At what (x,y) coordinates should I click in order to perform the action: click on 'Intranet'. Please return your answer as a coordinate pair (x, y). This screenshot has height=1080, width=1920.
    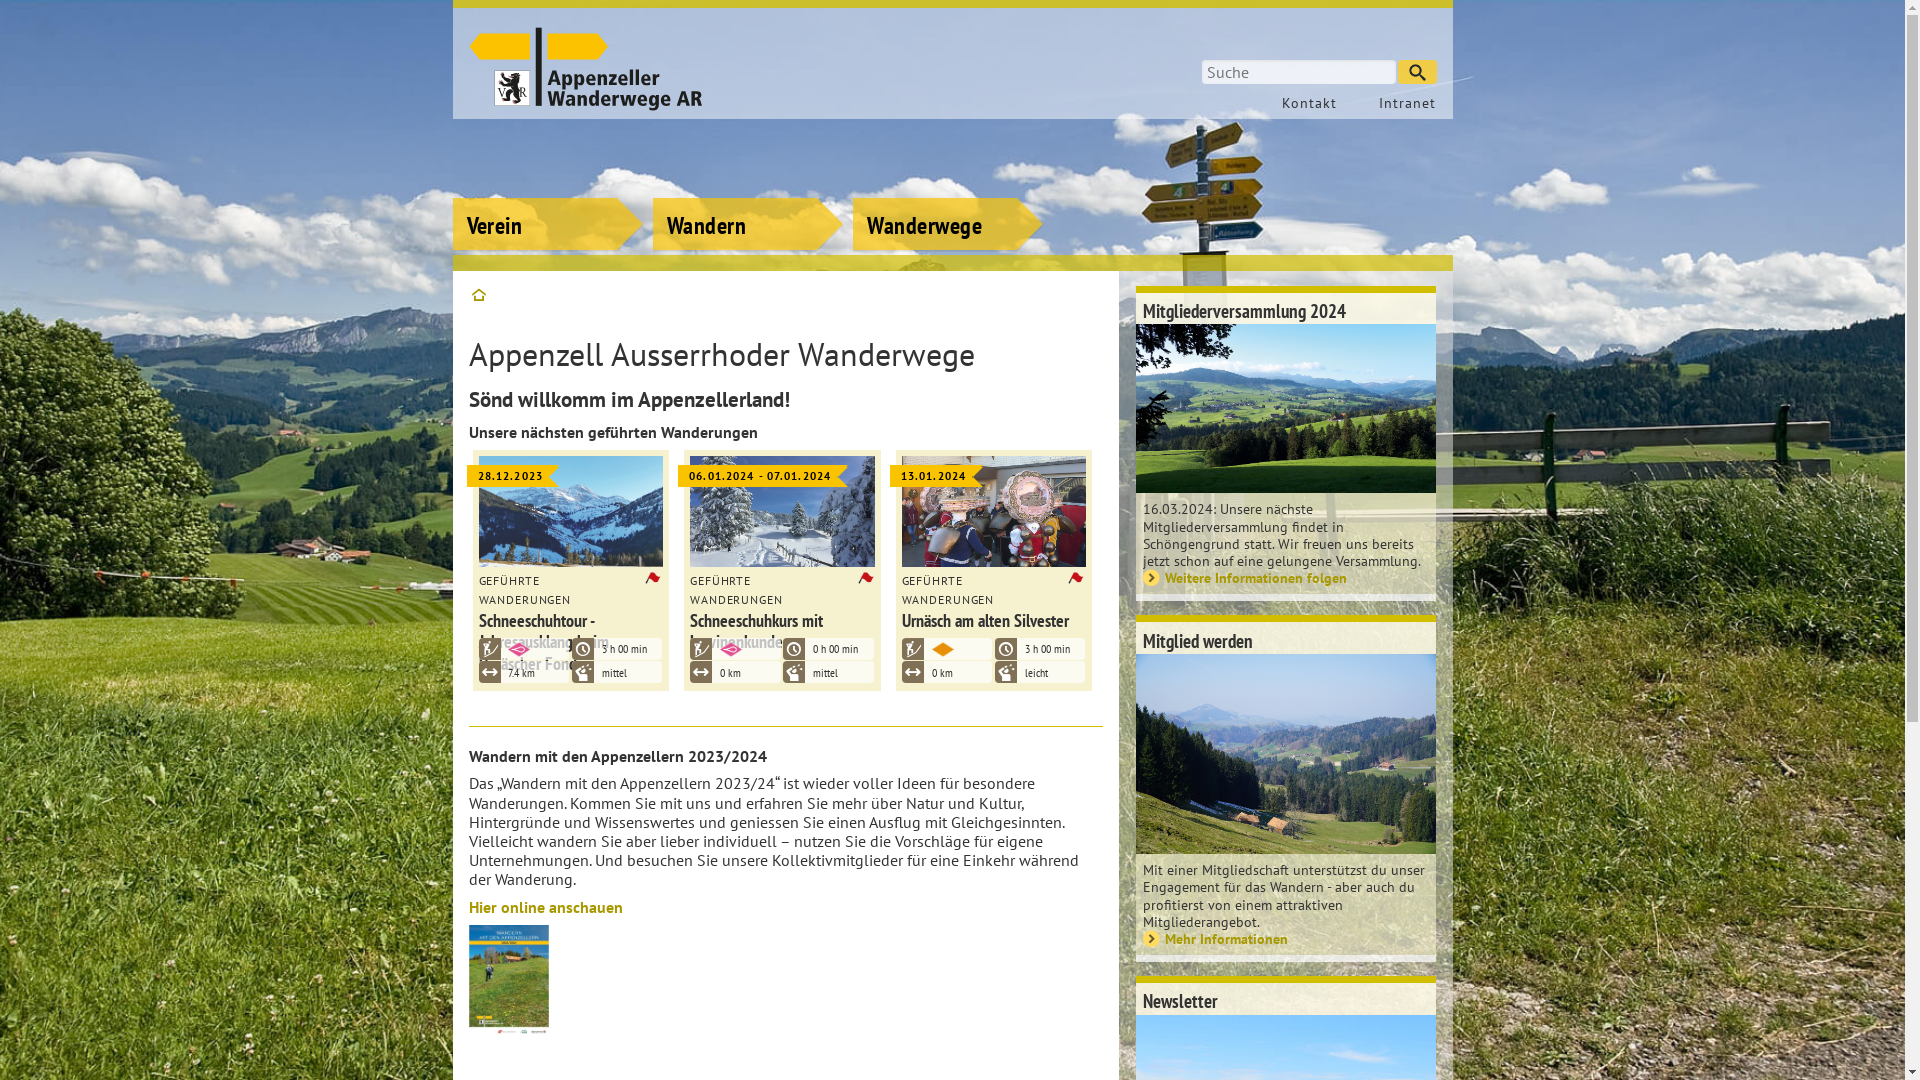
    Looking at the image, I should click on (1395, 103).